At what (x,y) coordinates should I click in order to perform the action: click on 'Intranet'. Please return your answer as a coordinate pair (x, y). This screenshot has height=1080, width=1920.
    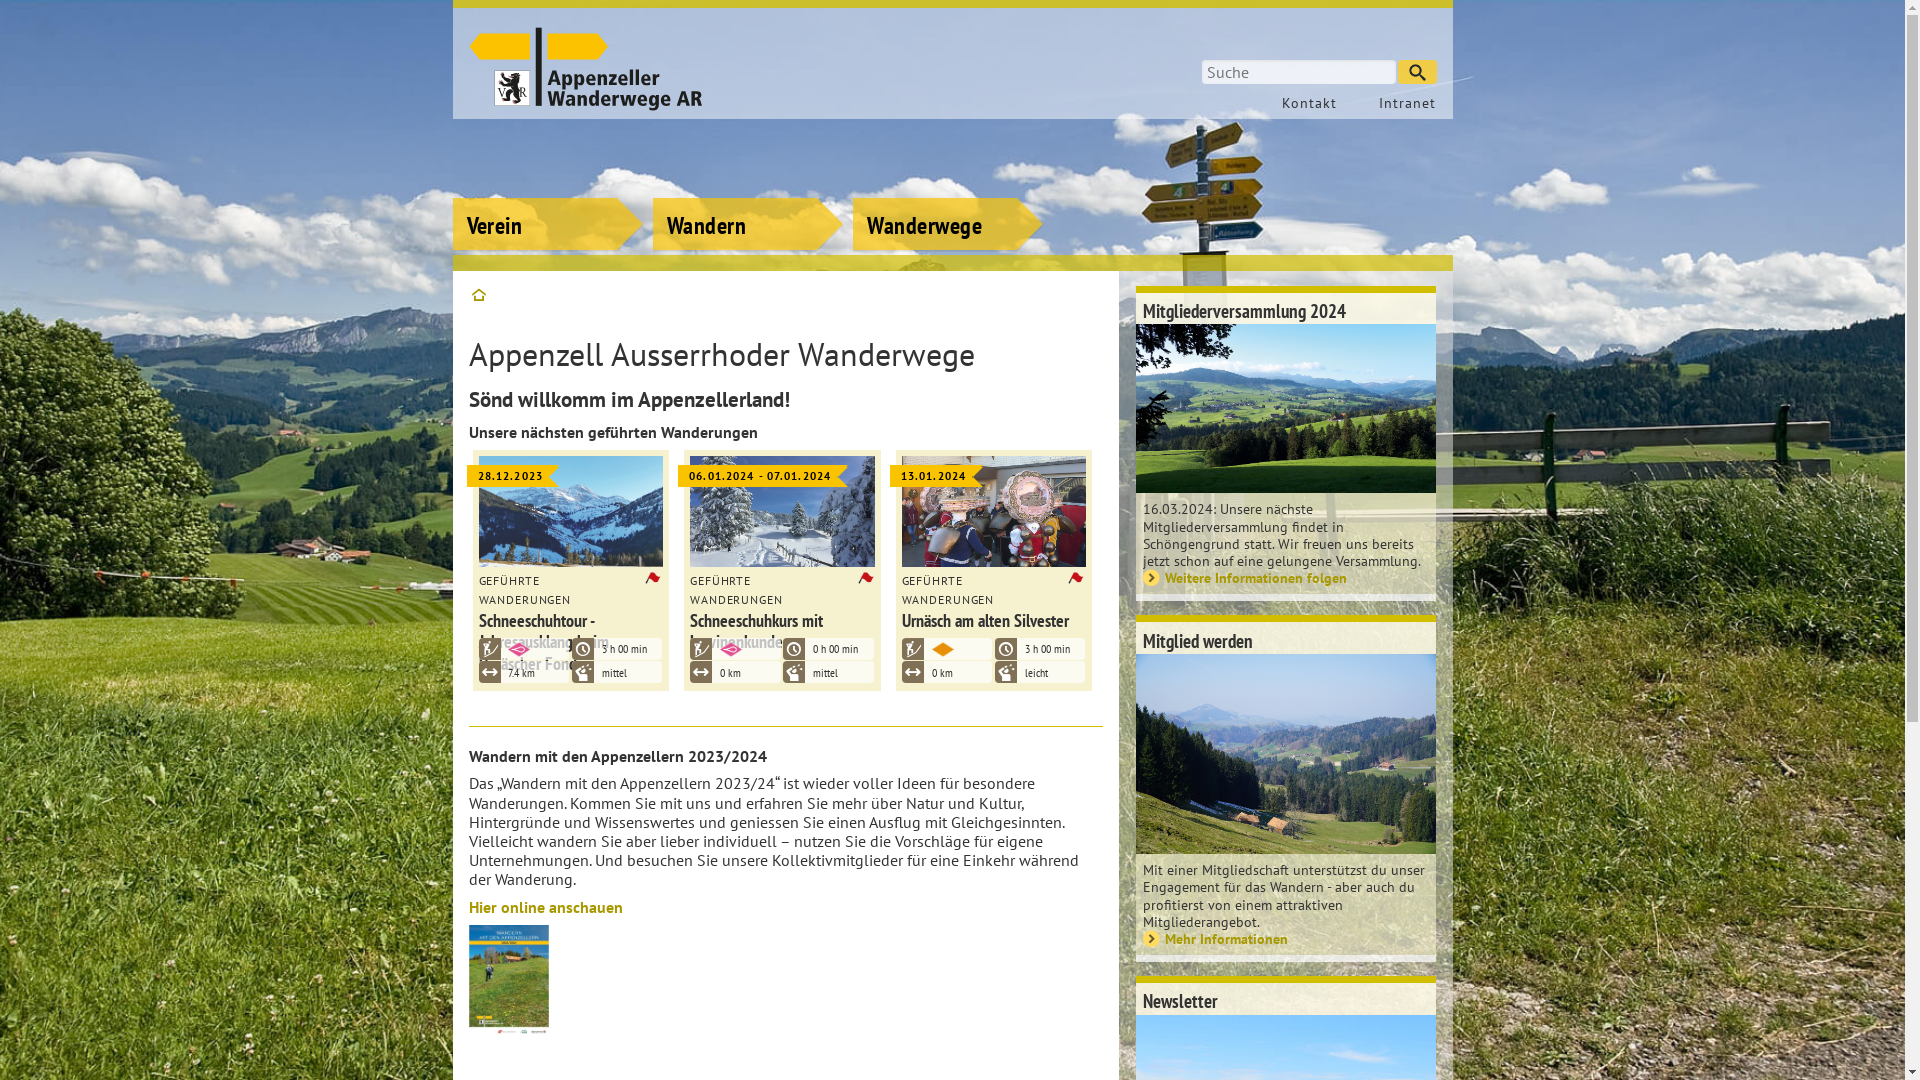
    Looking at the image, I should click on (1395, 103).